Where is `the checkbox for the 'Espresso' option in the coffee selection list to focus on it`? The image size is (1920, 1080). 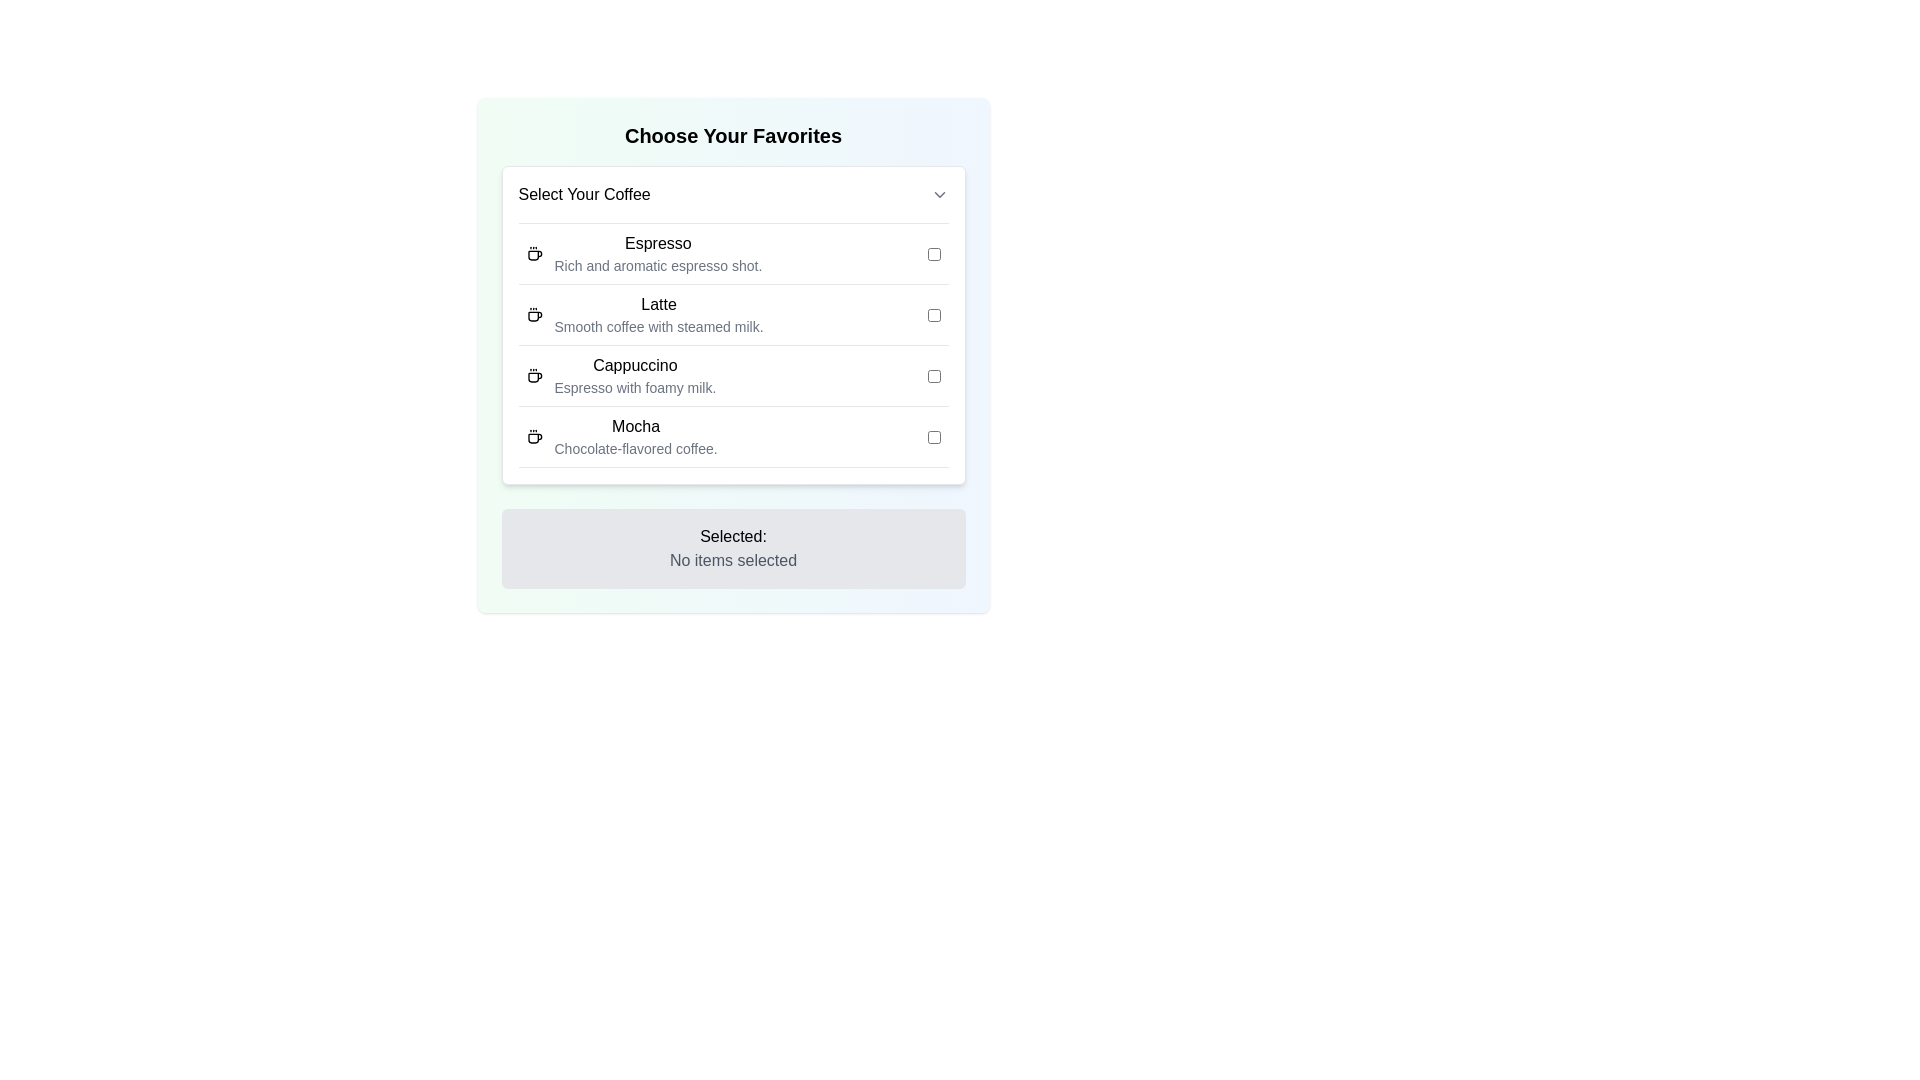
the checkbox for the 'Espresso' option in the coffee selection list to focus on it is located at coordinates (933, 253).